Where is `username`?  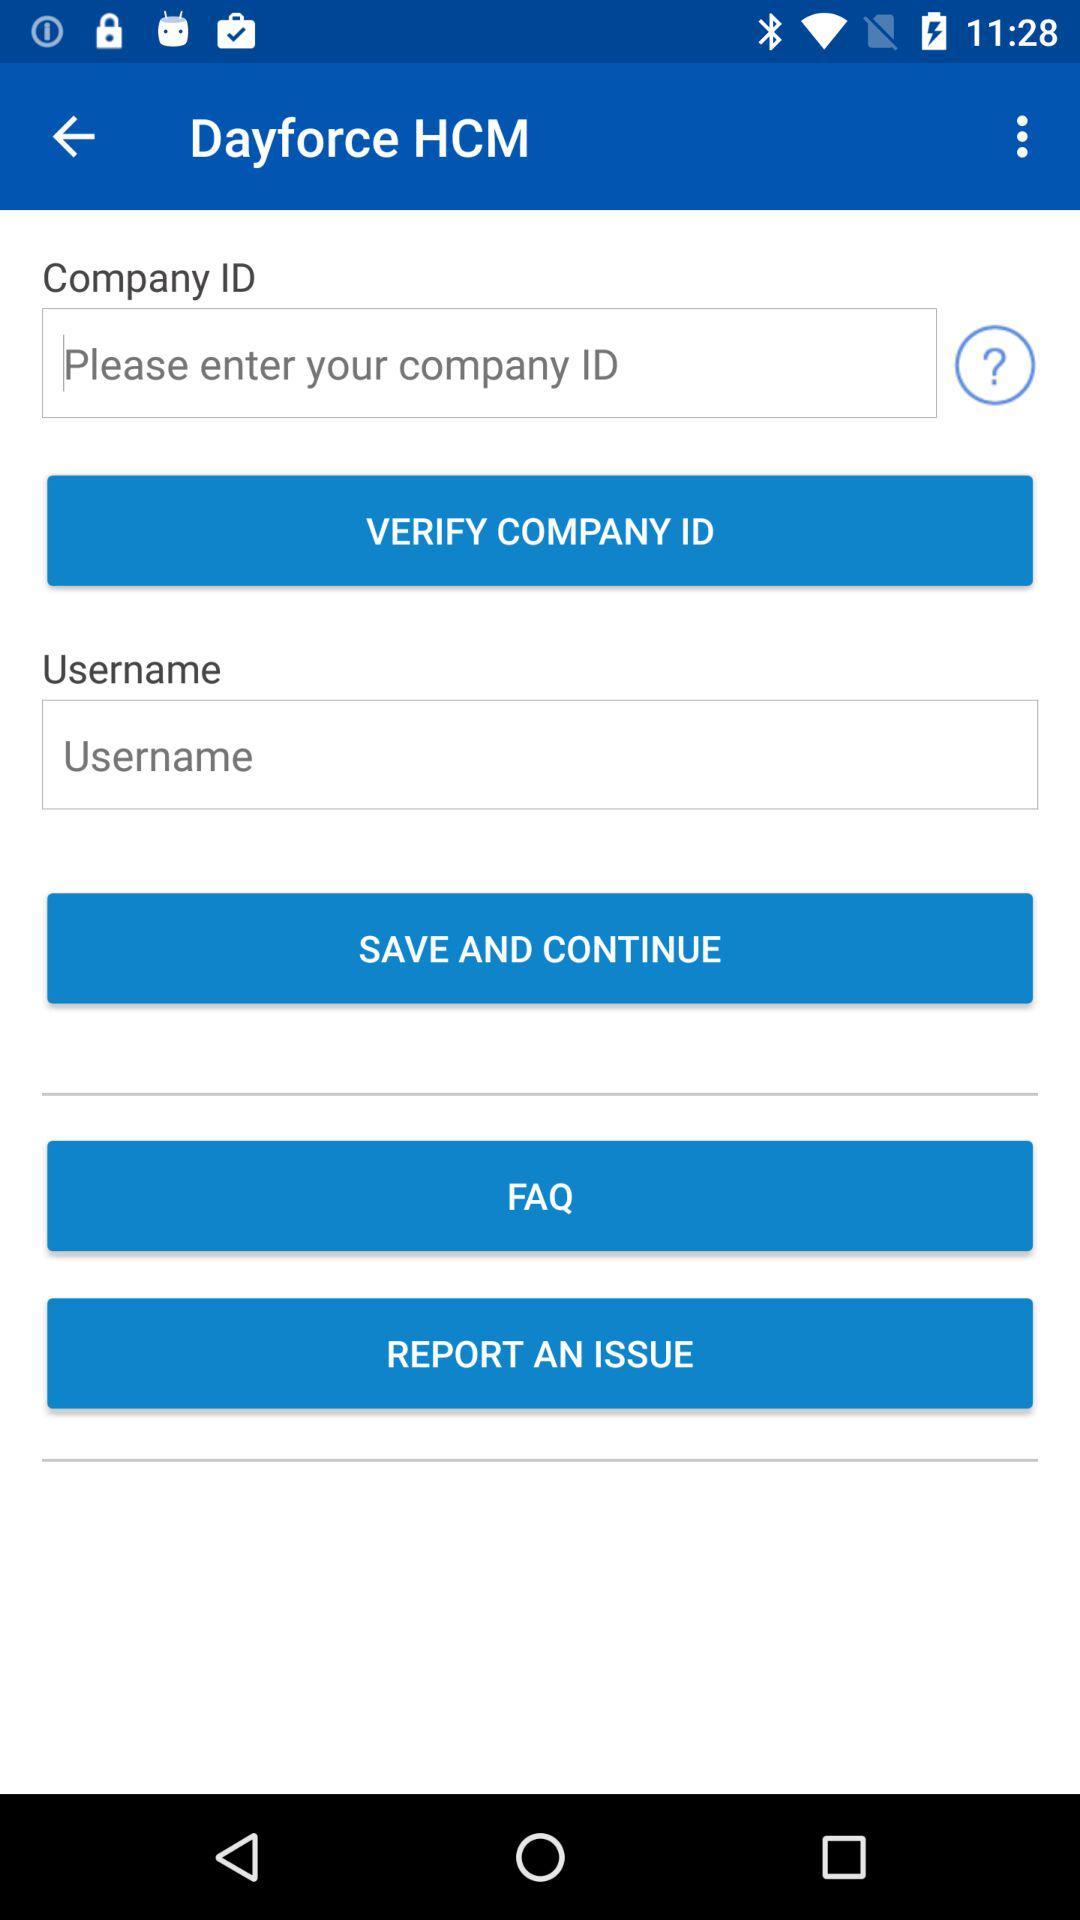
username is located at coordinates (540, 753).